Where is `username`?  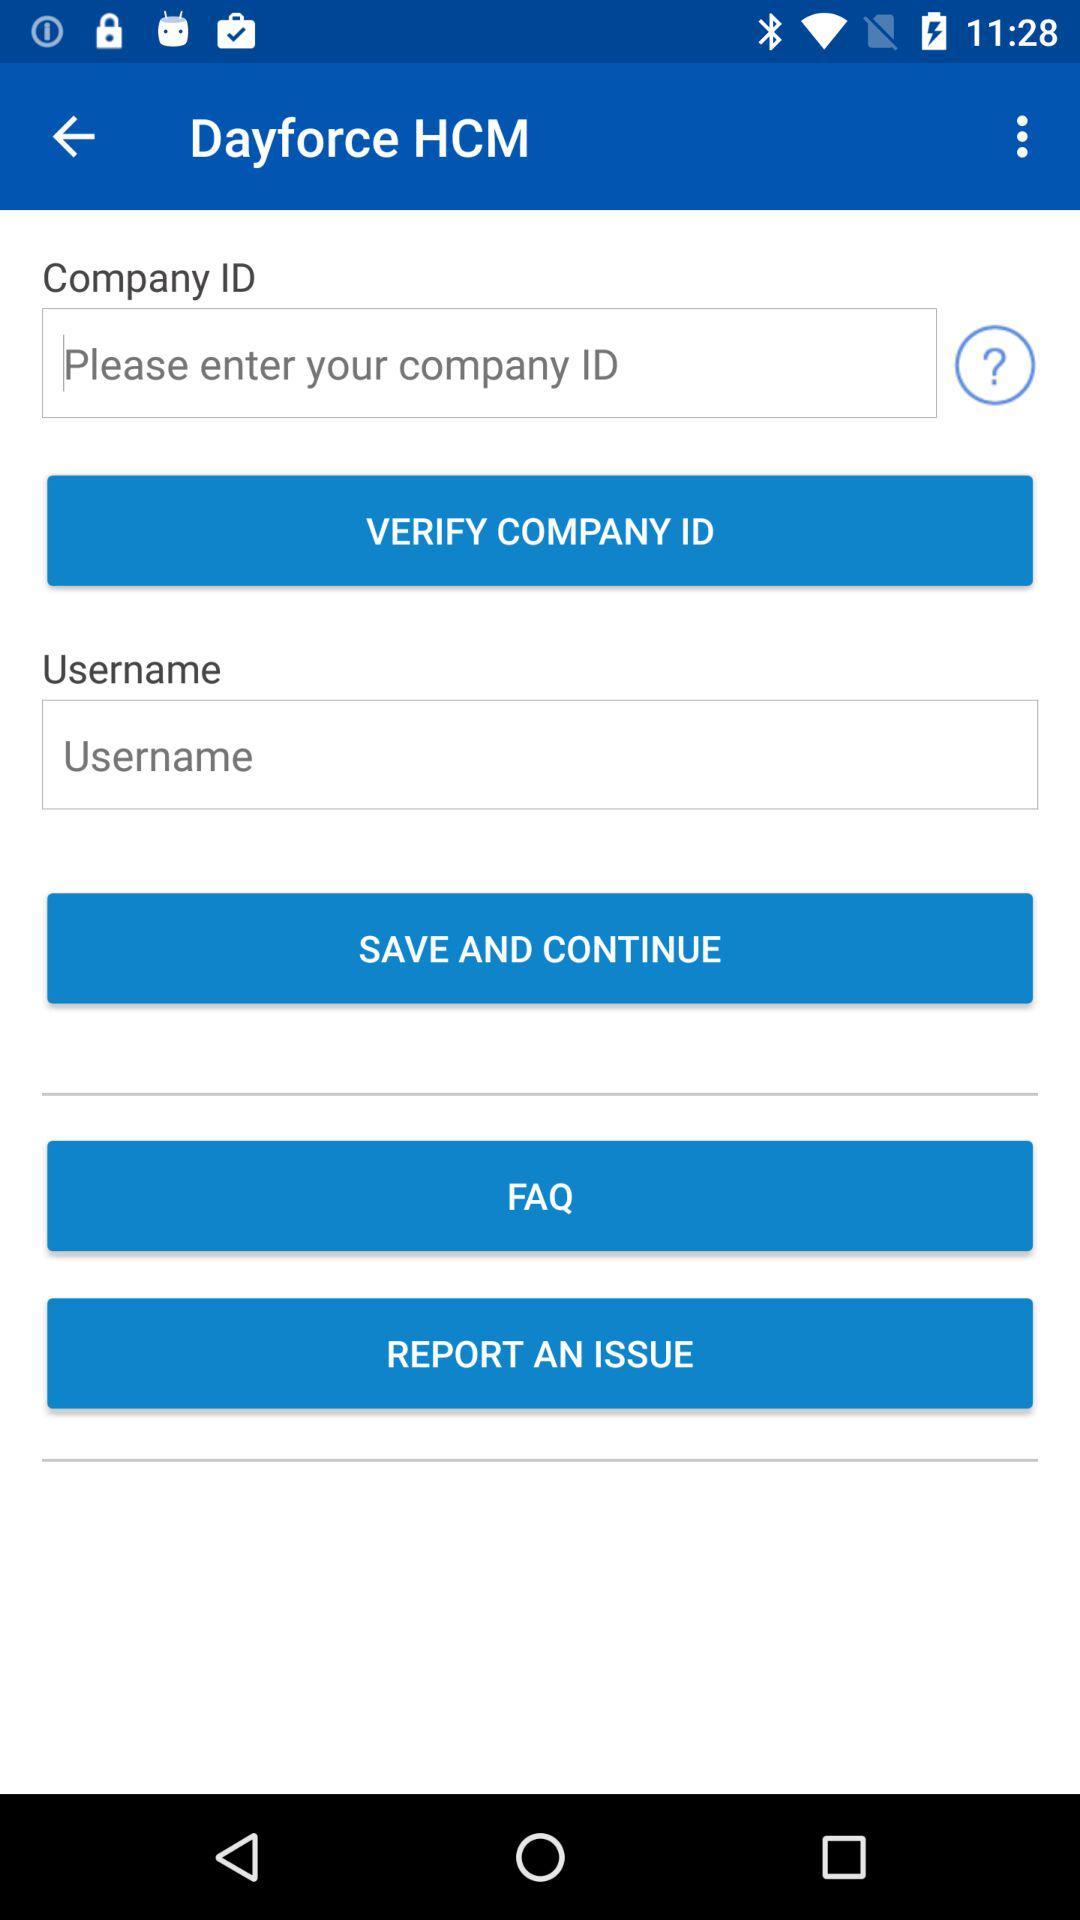
username is located at coordinates (540, 753).